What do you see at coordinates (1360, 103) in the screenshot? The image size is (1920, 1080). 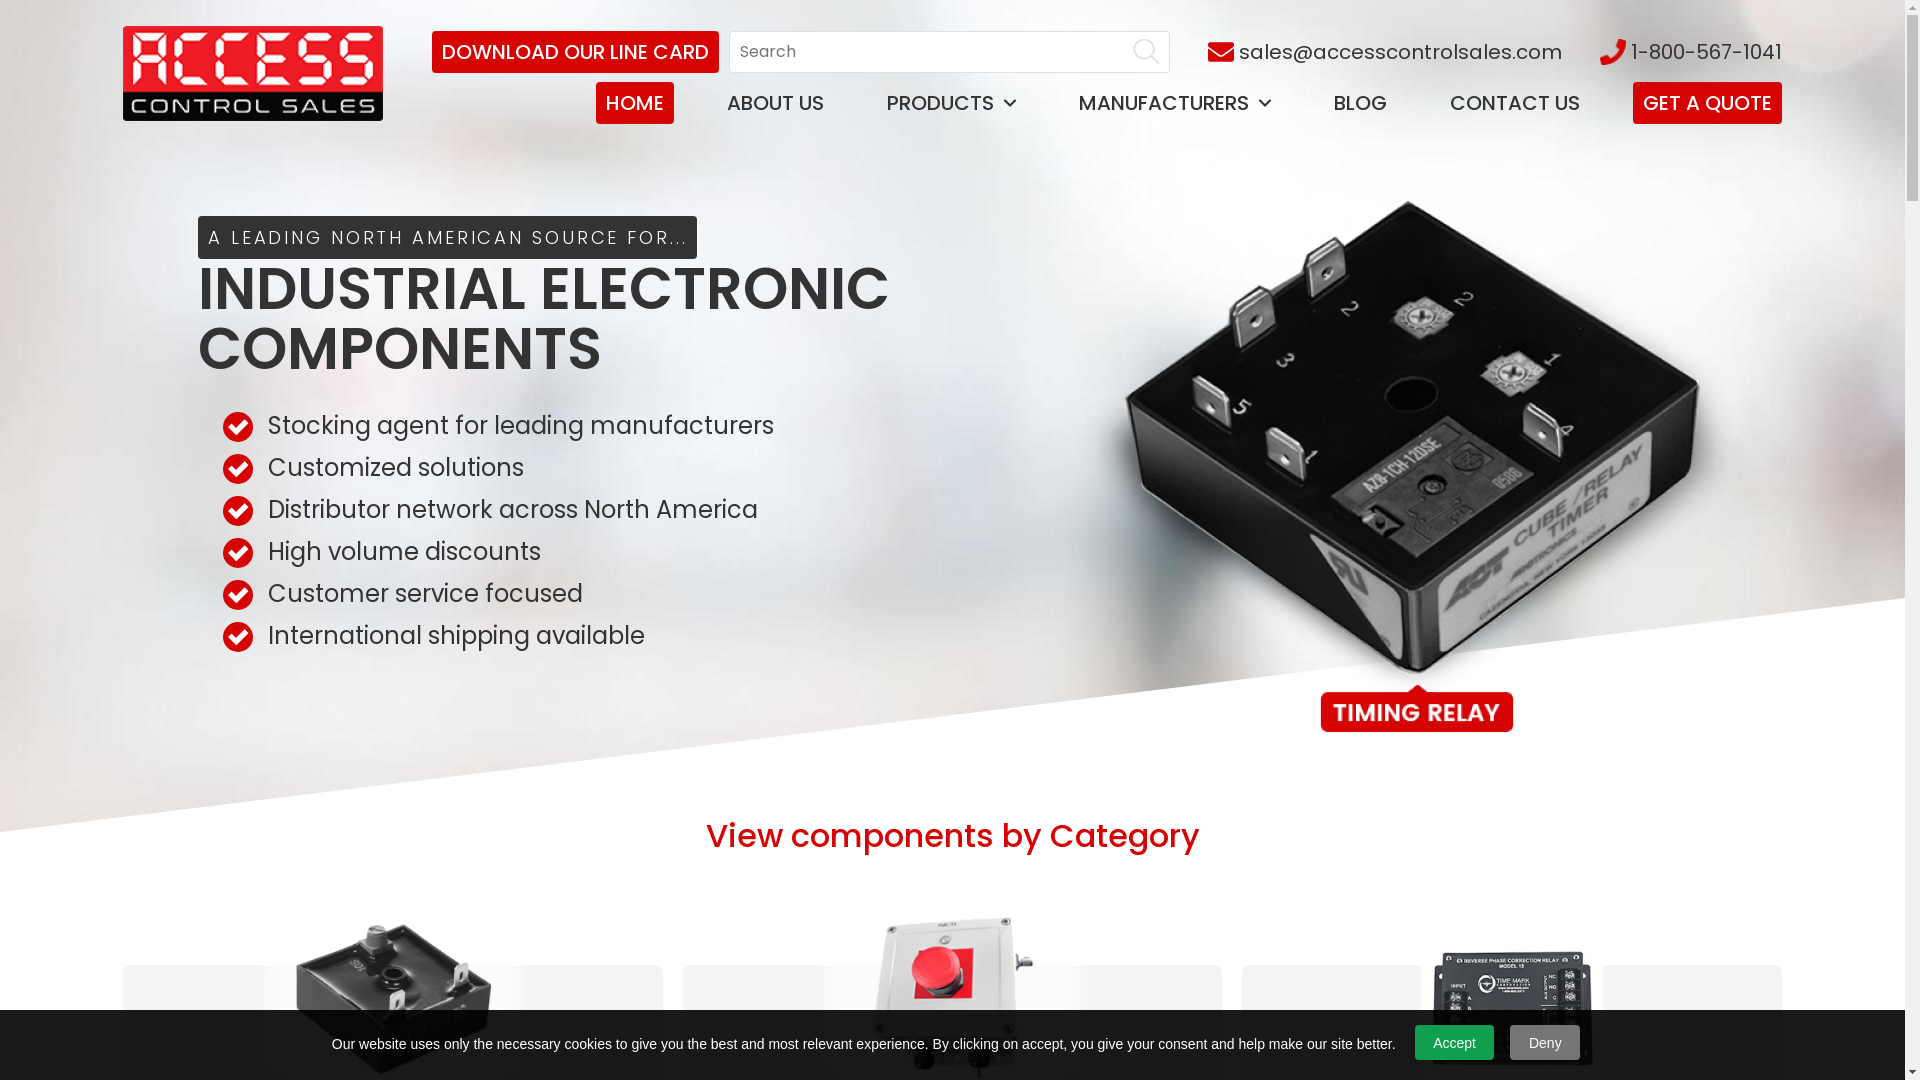 I see `'BLOG'` at bounding box center [1360, 103].